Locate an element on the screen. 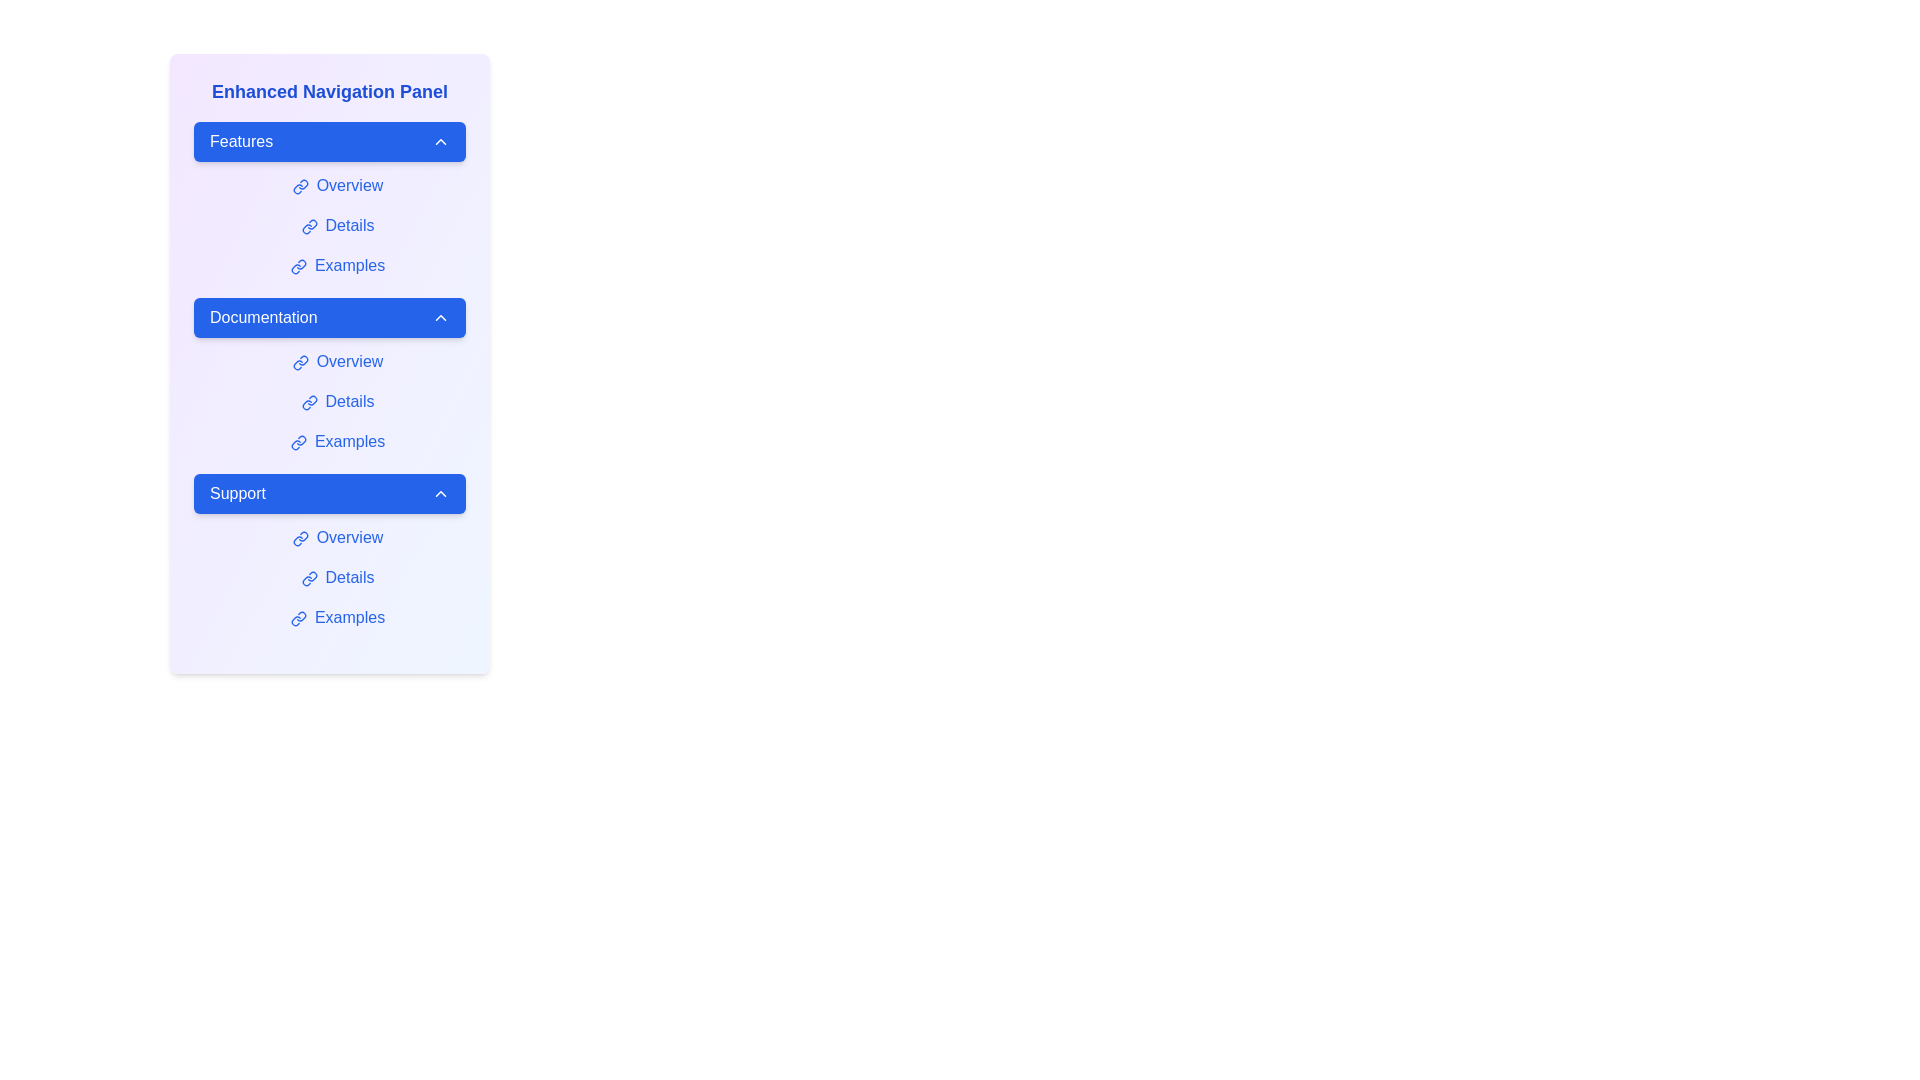  the 'Details' hyperlink, which is styled with blue text and an underline, located in the 'Support' section of the navigation panel is located at coordinates (337, 578).